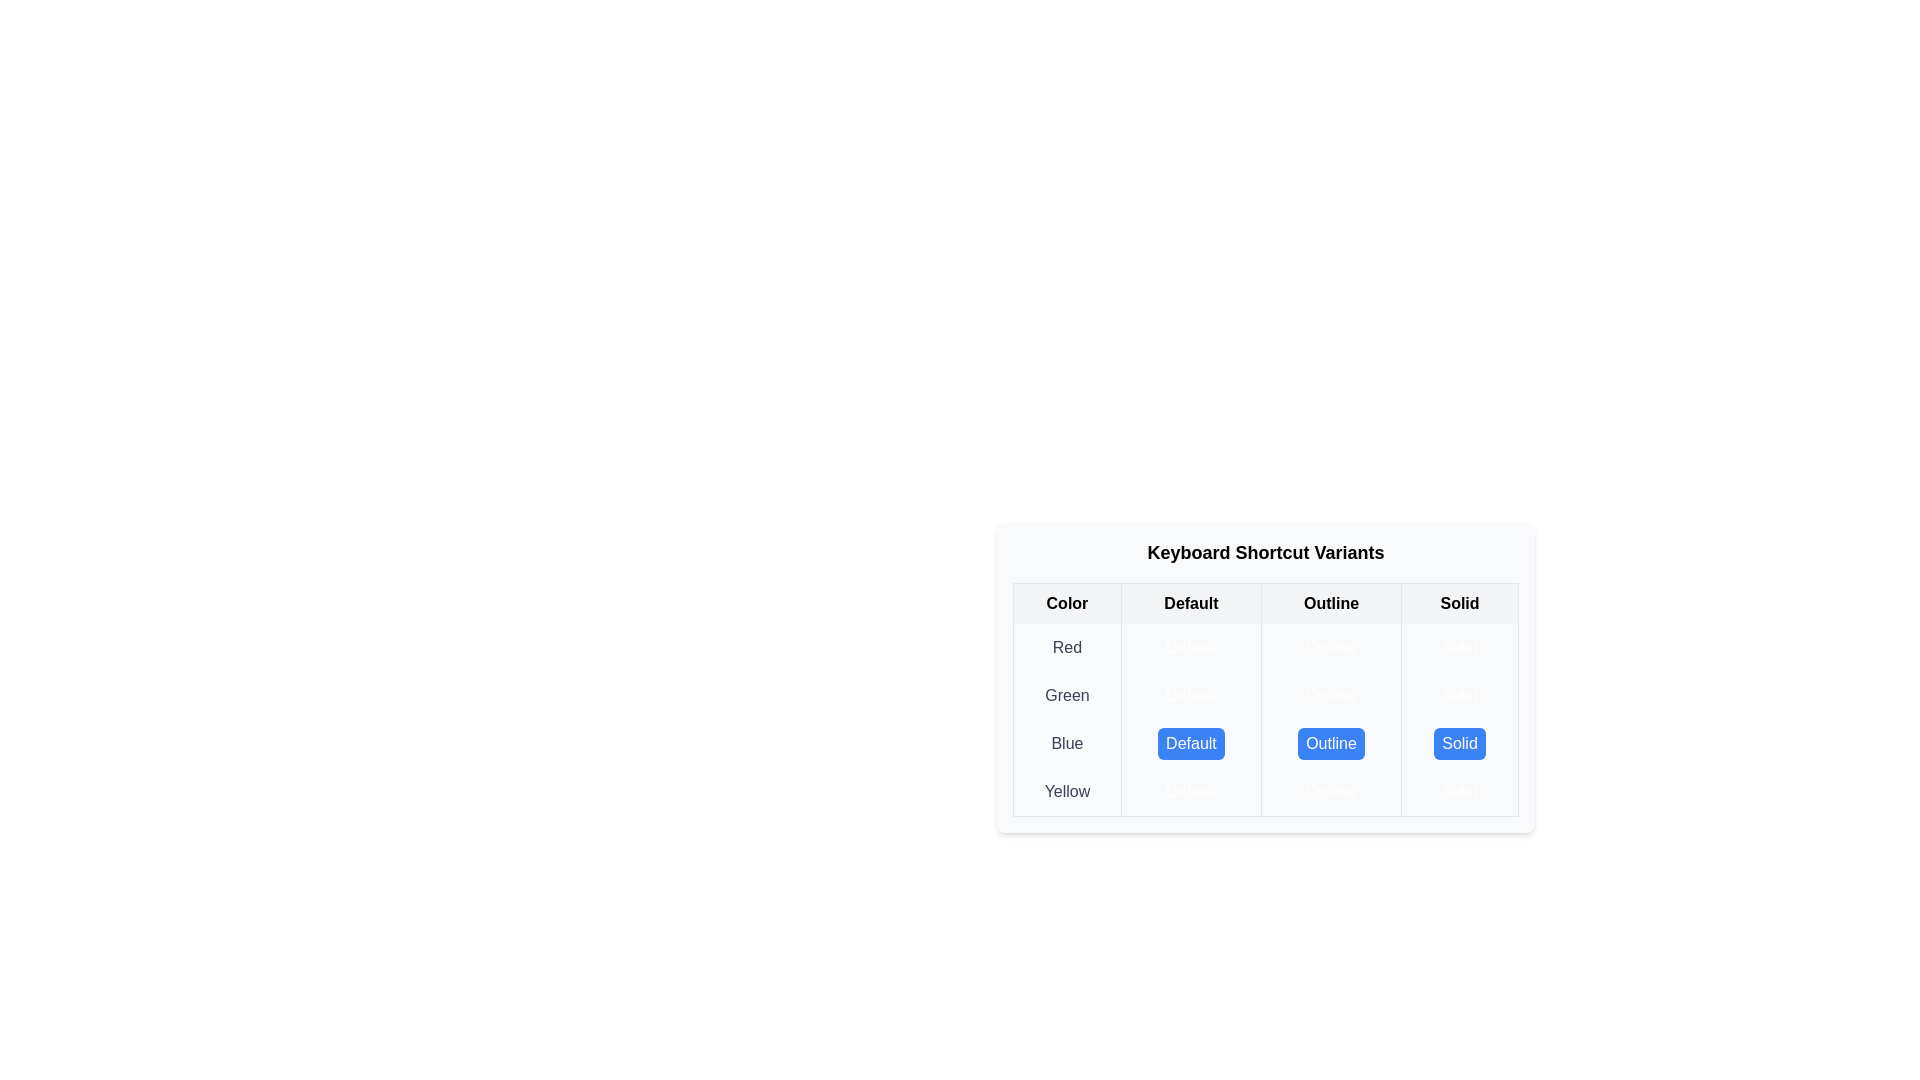  What do you see at coordinates (1190, 744) in the screenshot?
I see `the 'Default' button with a blue background and white text, located in the third row under the 'Default' column of the 'Keyboard Shortcut Variants' table, to apply the default option` at bounding box center [1190, 744].